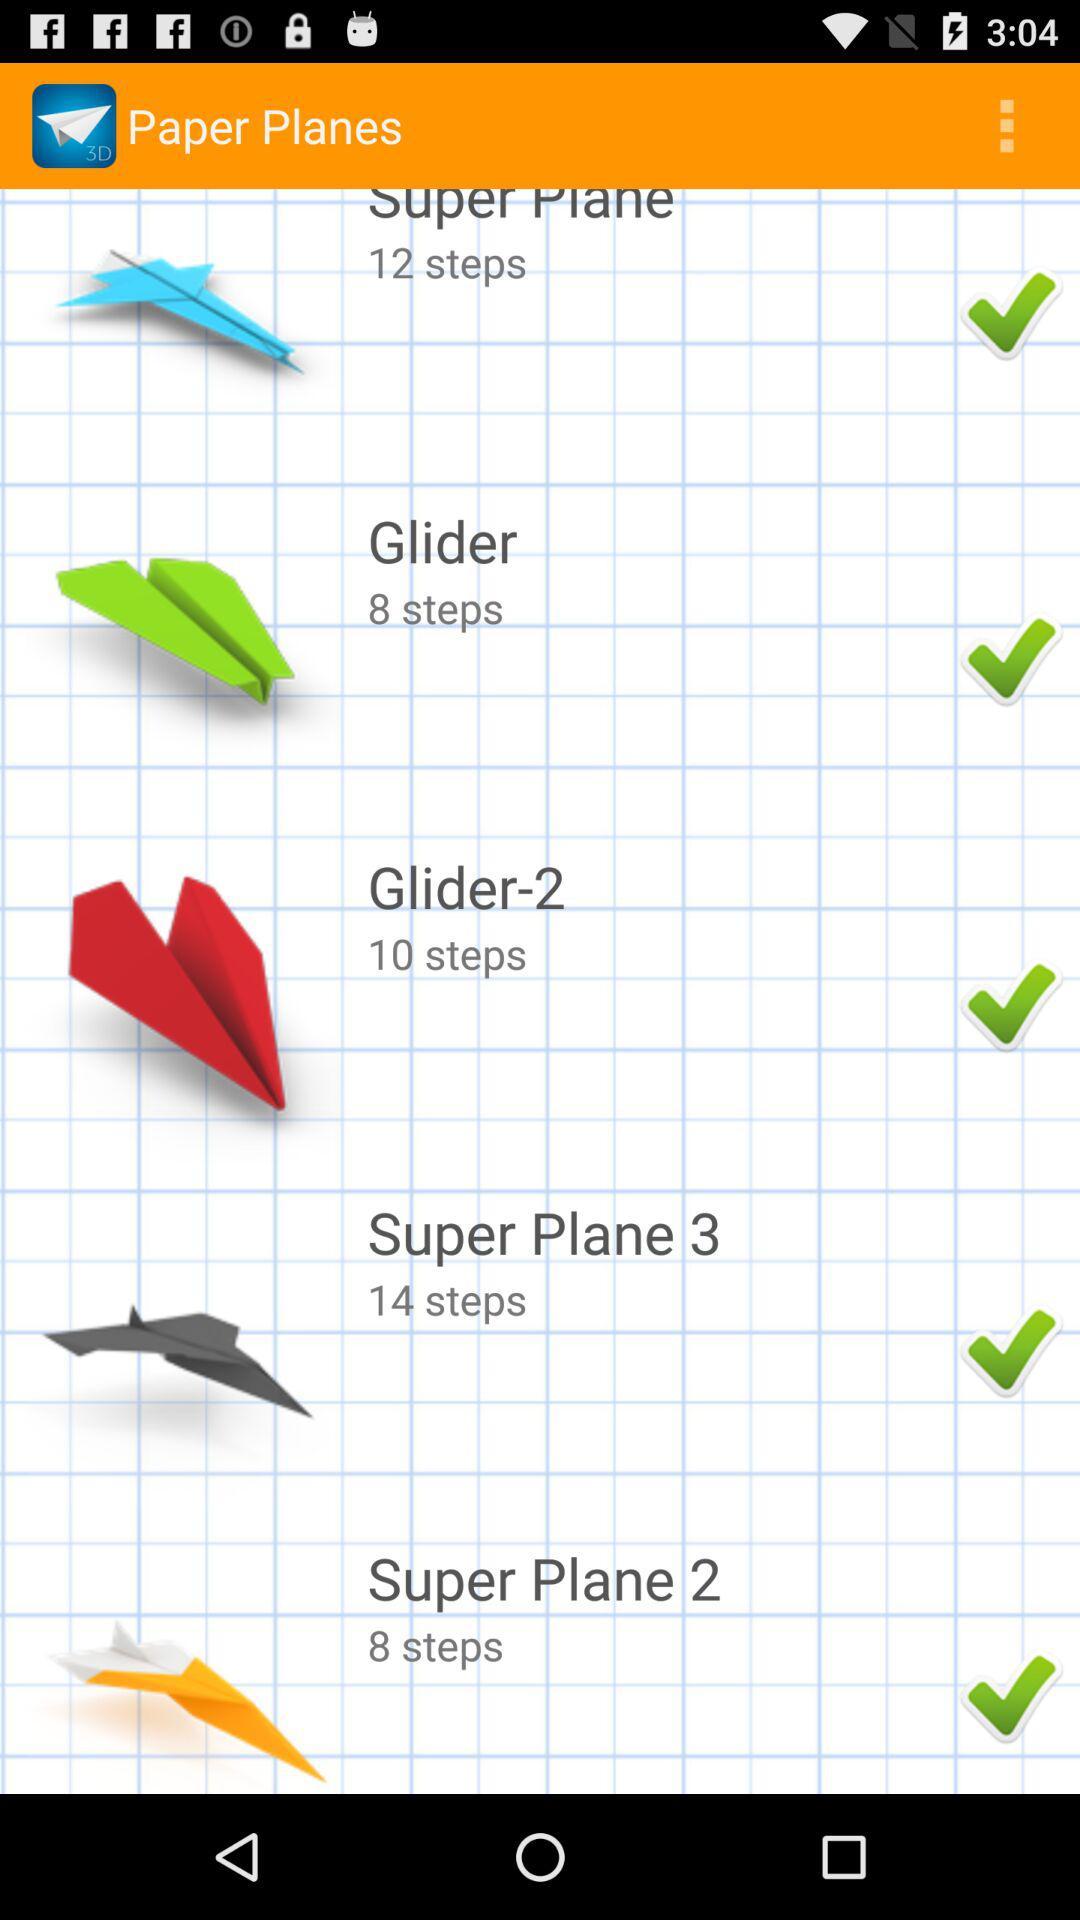 The image size is (1080, 1920). I want to click on the item above super plane 2 app, so click(658, 1299).